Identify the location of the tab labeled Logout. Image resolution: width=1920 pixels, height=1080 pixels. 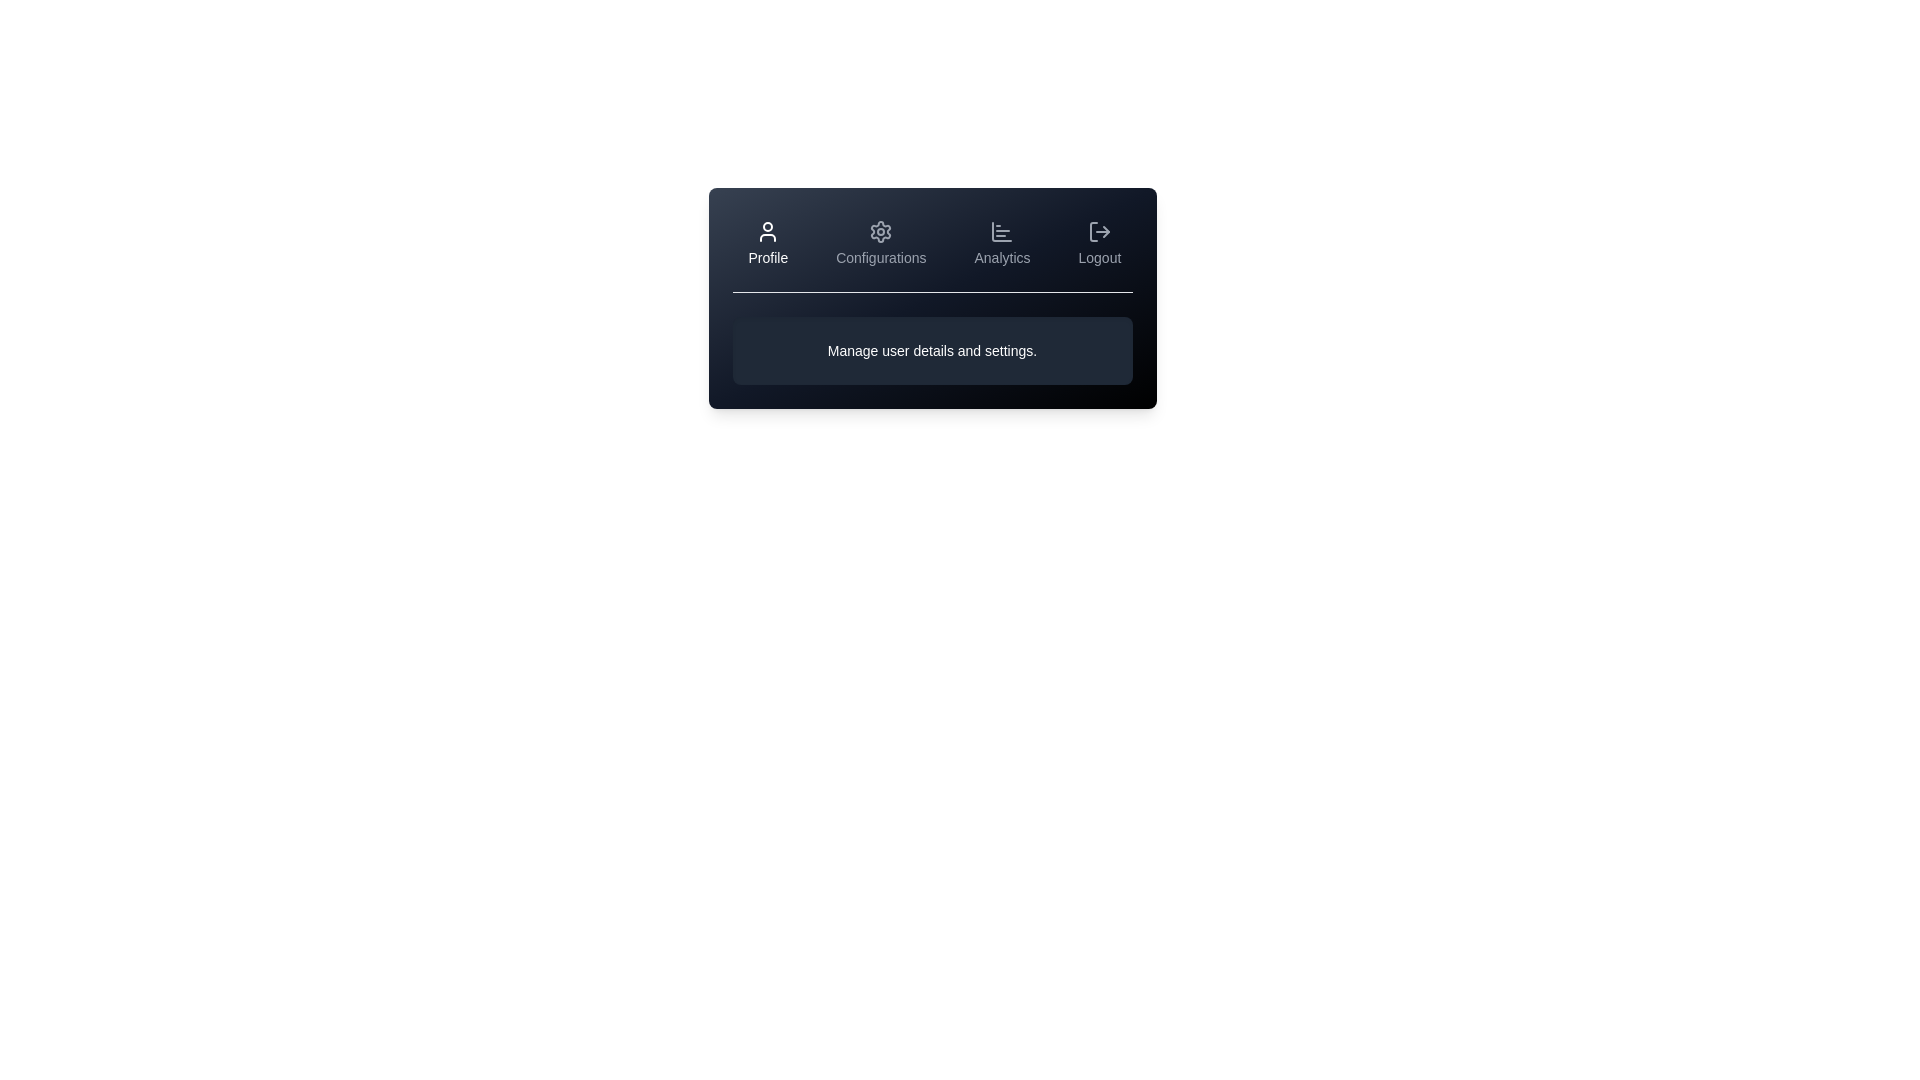
(1098, 242).